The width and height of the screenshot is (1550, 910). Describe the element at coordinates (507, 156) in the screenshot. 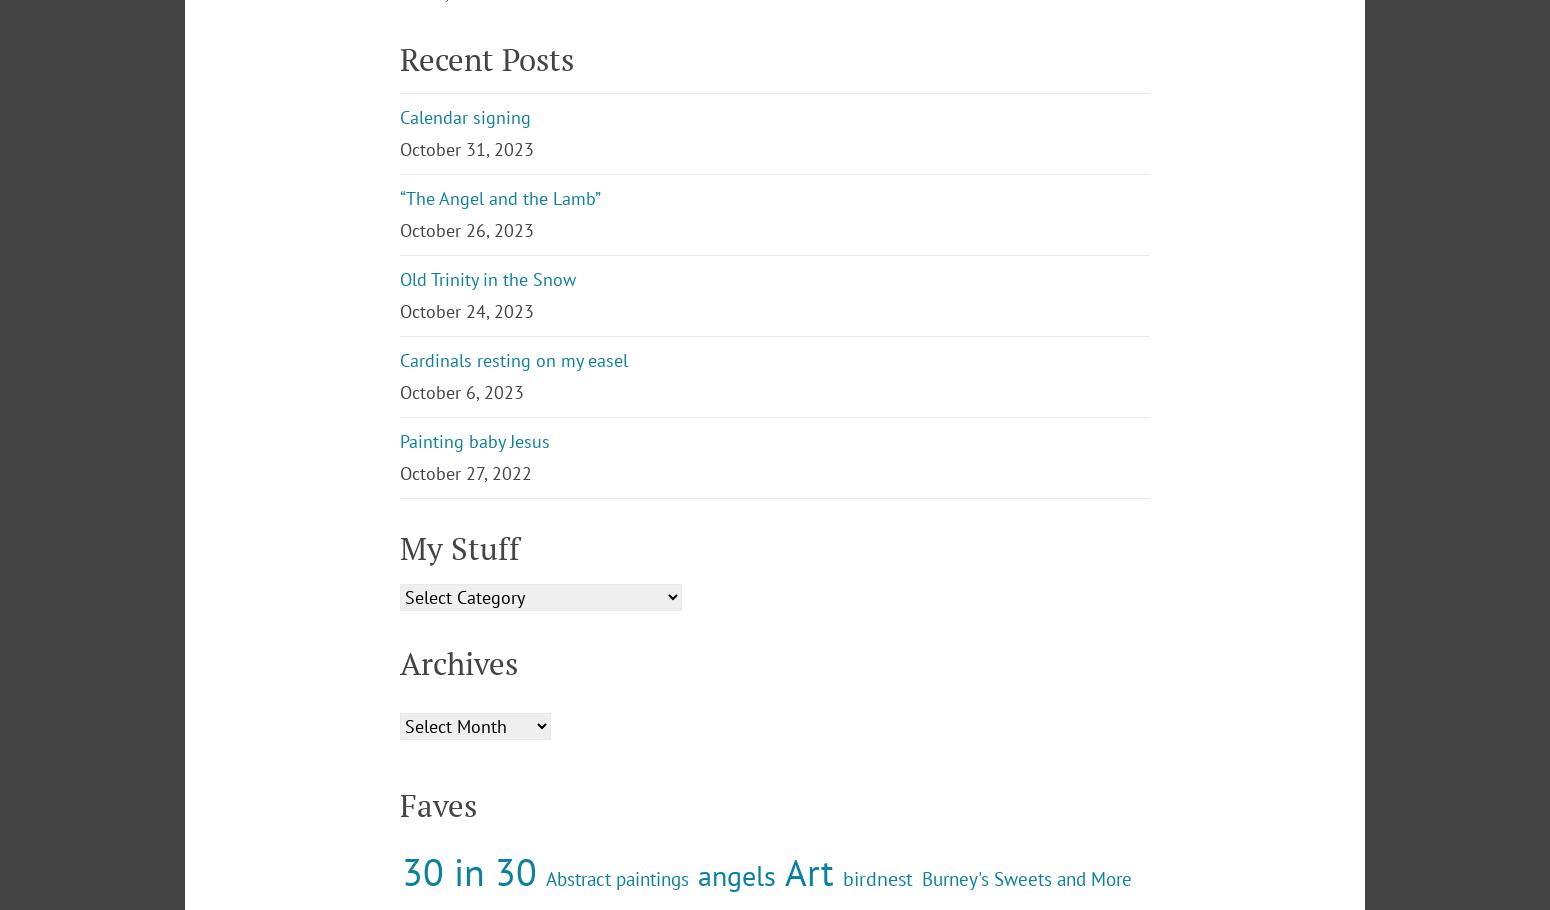

I see `'Join 1,297 other subscribers'` at that location.